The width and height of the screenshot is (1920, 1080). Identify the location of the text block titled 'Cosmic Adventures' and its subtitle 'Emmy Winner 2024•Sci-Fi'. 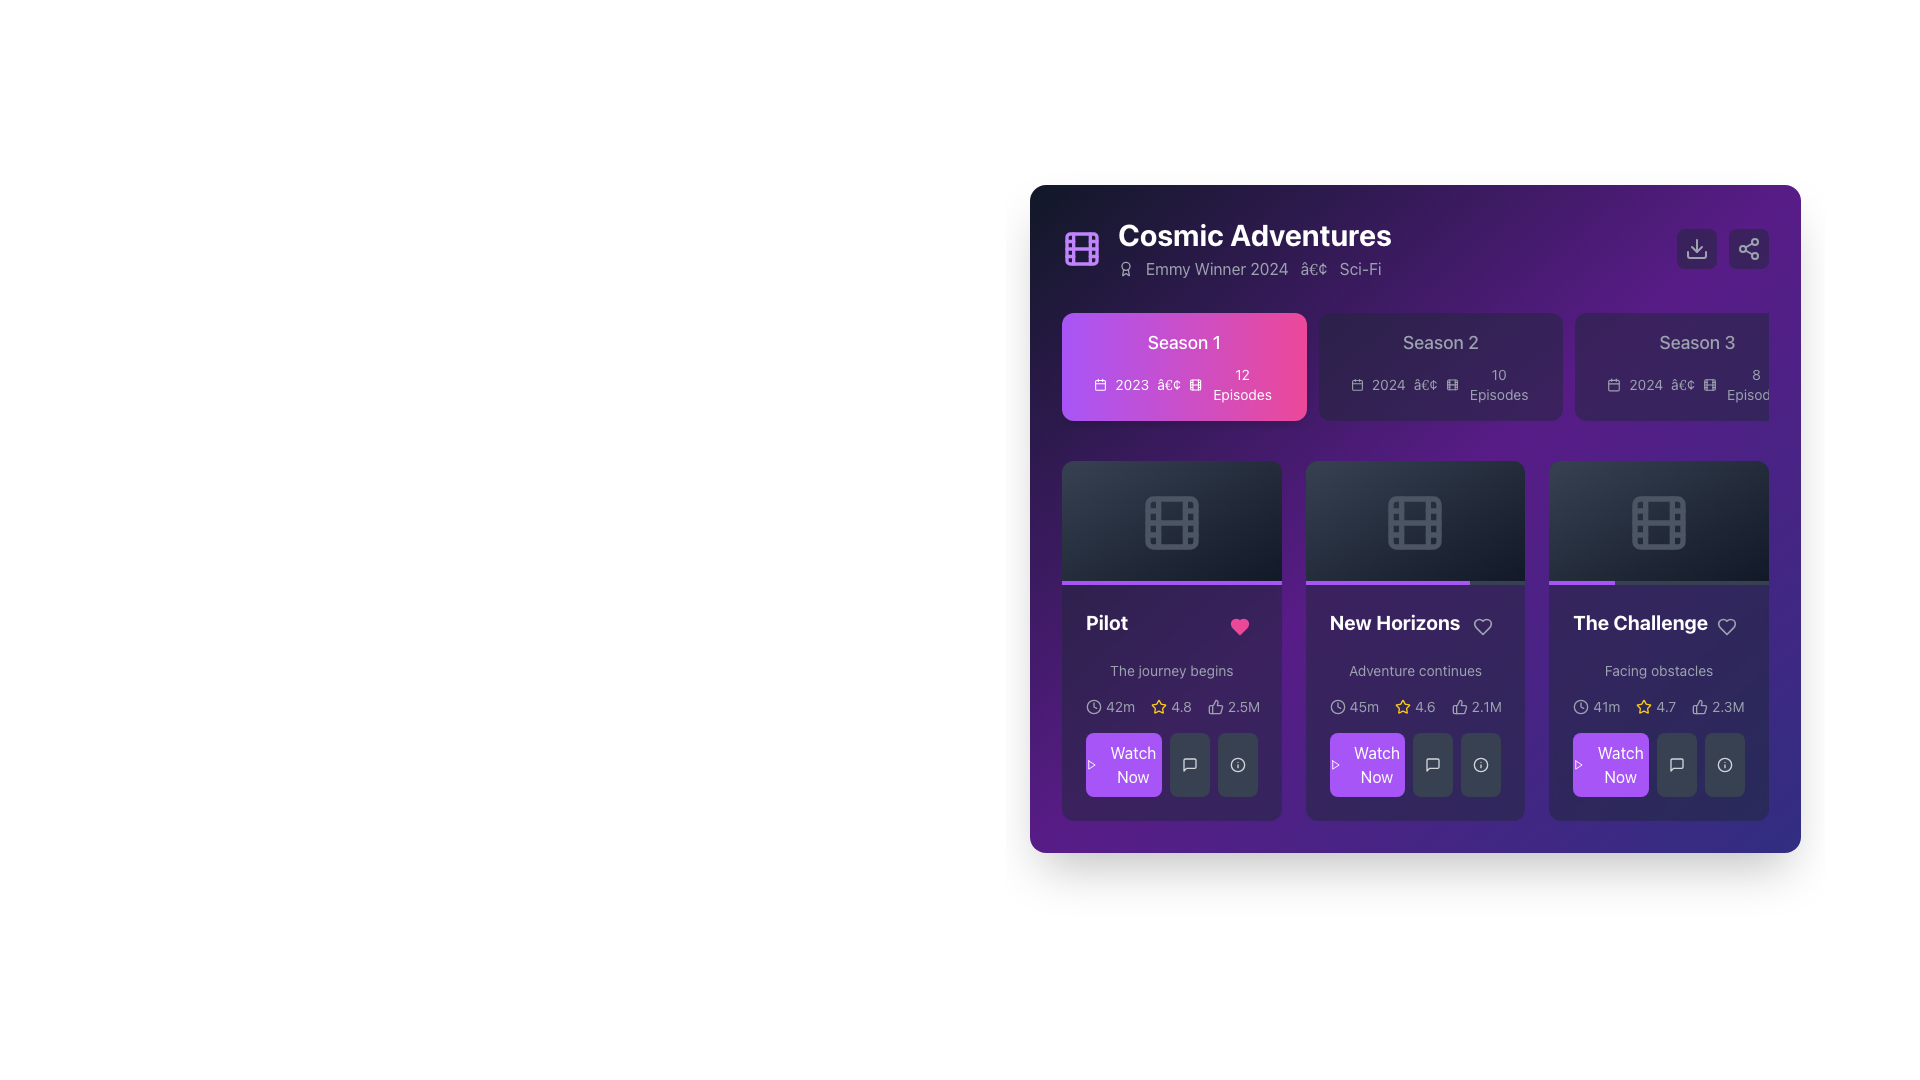
(1253, 248).